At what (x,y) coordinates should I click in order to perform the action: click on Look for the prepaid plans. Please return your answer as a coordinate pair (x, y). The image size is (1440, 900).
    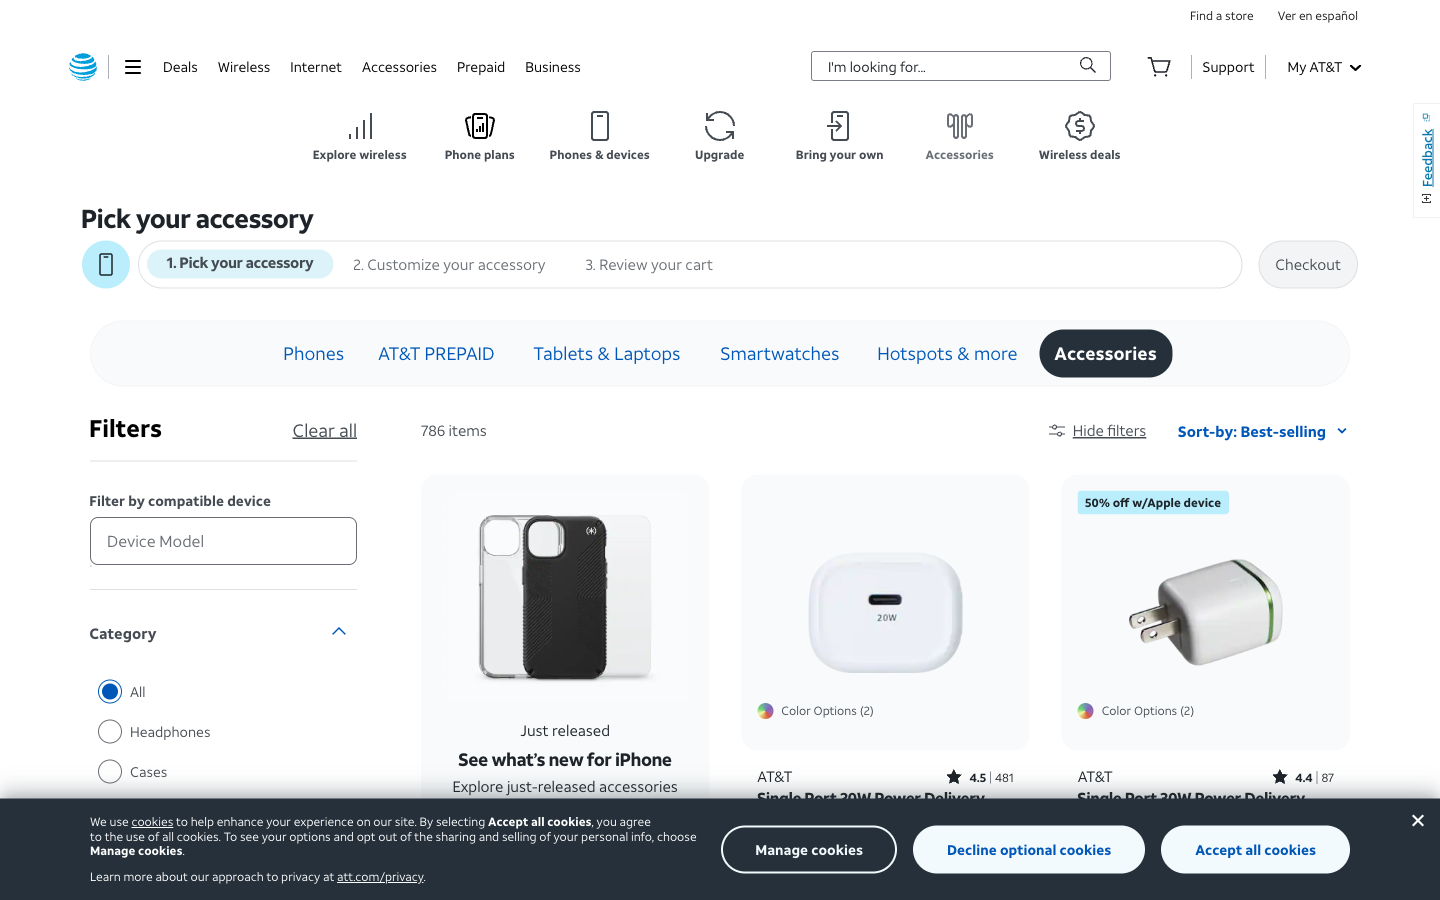
    Looking at the image, I should click on (480, 65).